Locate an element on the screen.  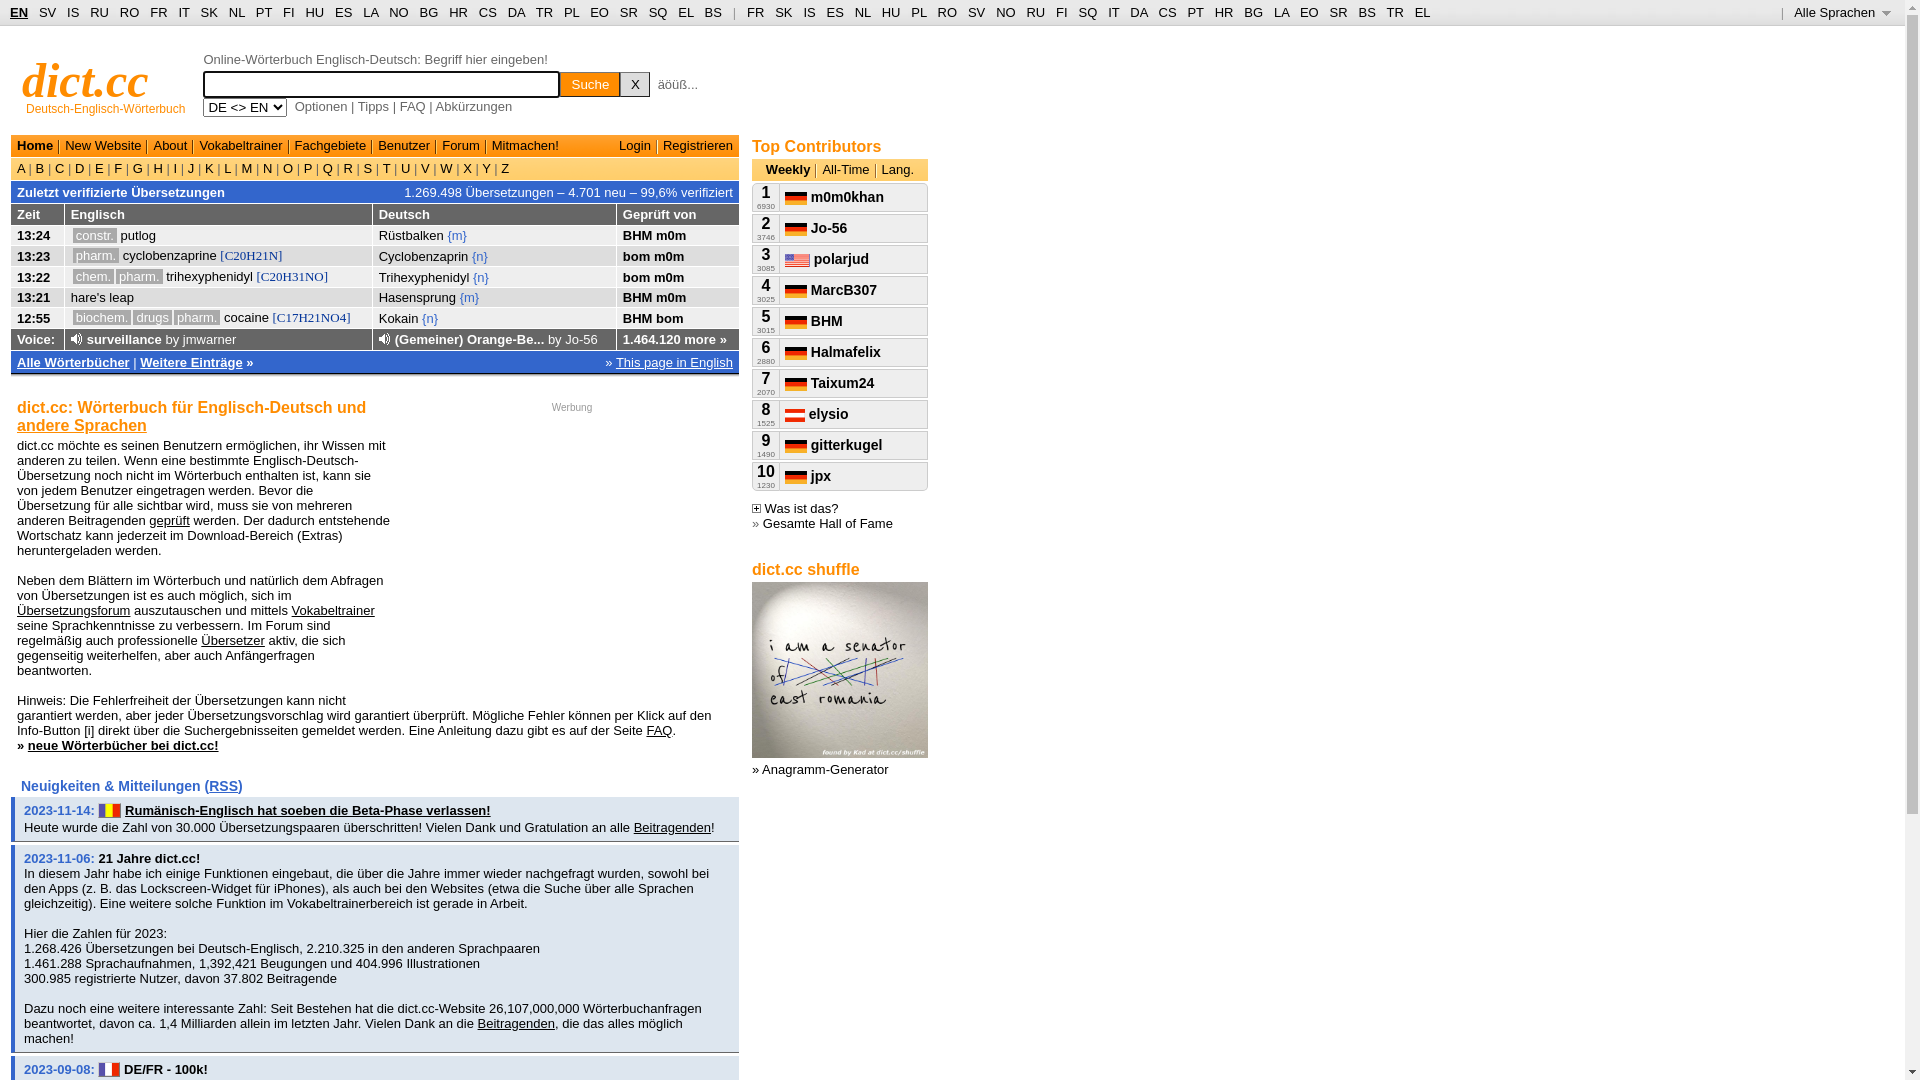
'N' is located at coordinates (266, 167).